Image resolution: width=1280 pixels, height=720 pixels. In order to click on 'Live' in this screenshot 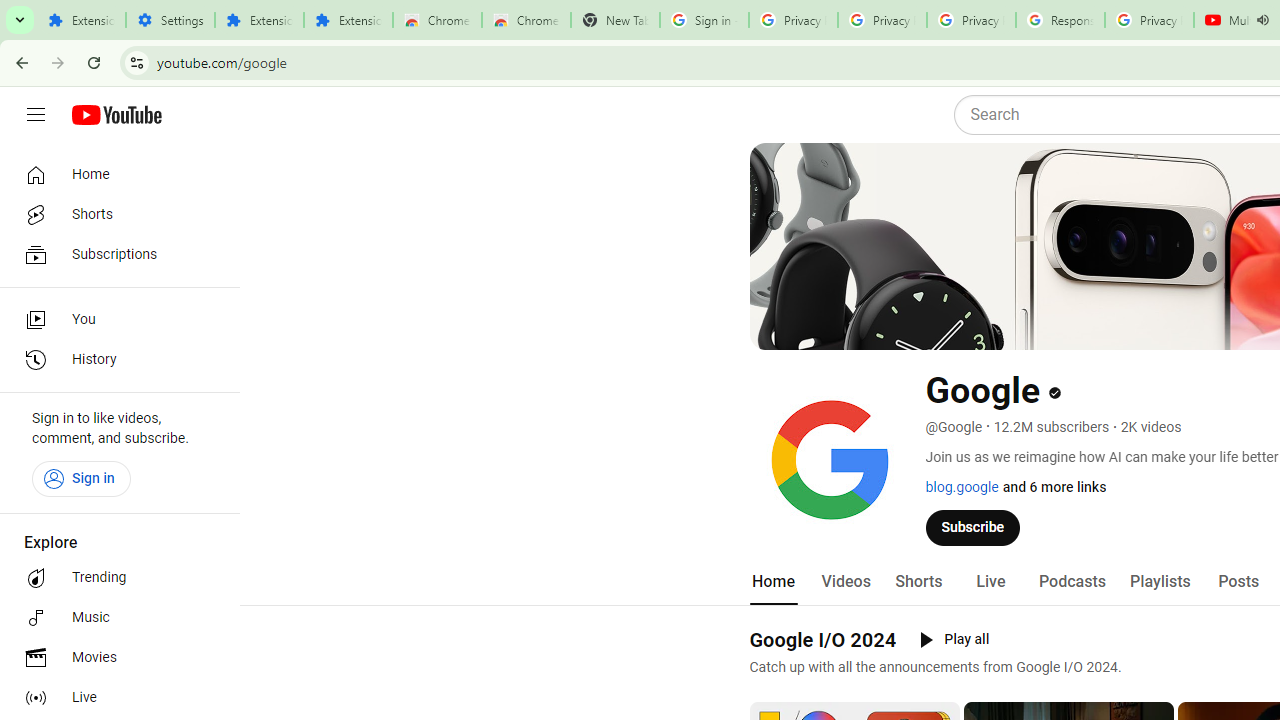, I will do `click(112, 697)`.